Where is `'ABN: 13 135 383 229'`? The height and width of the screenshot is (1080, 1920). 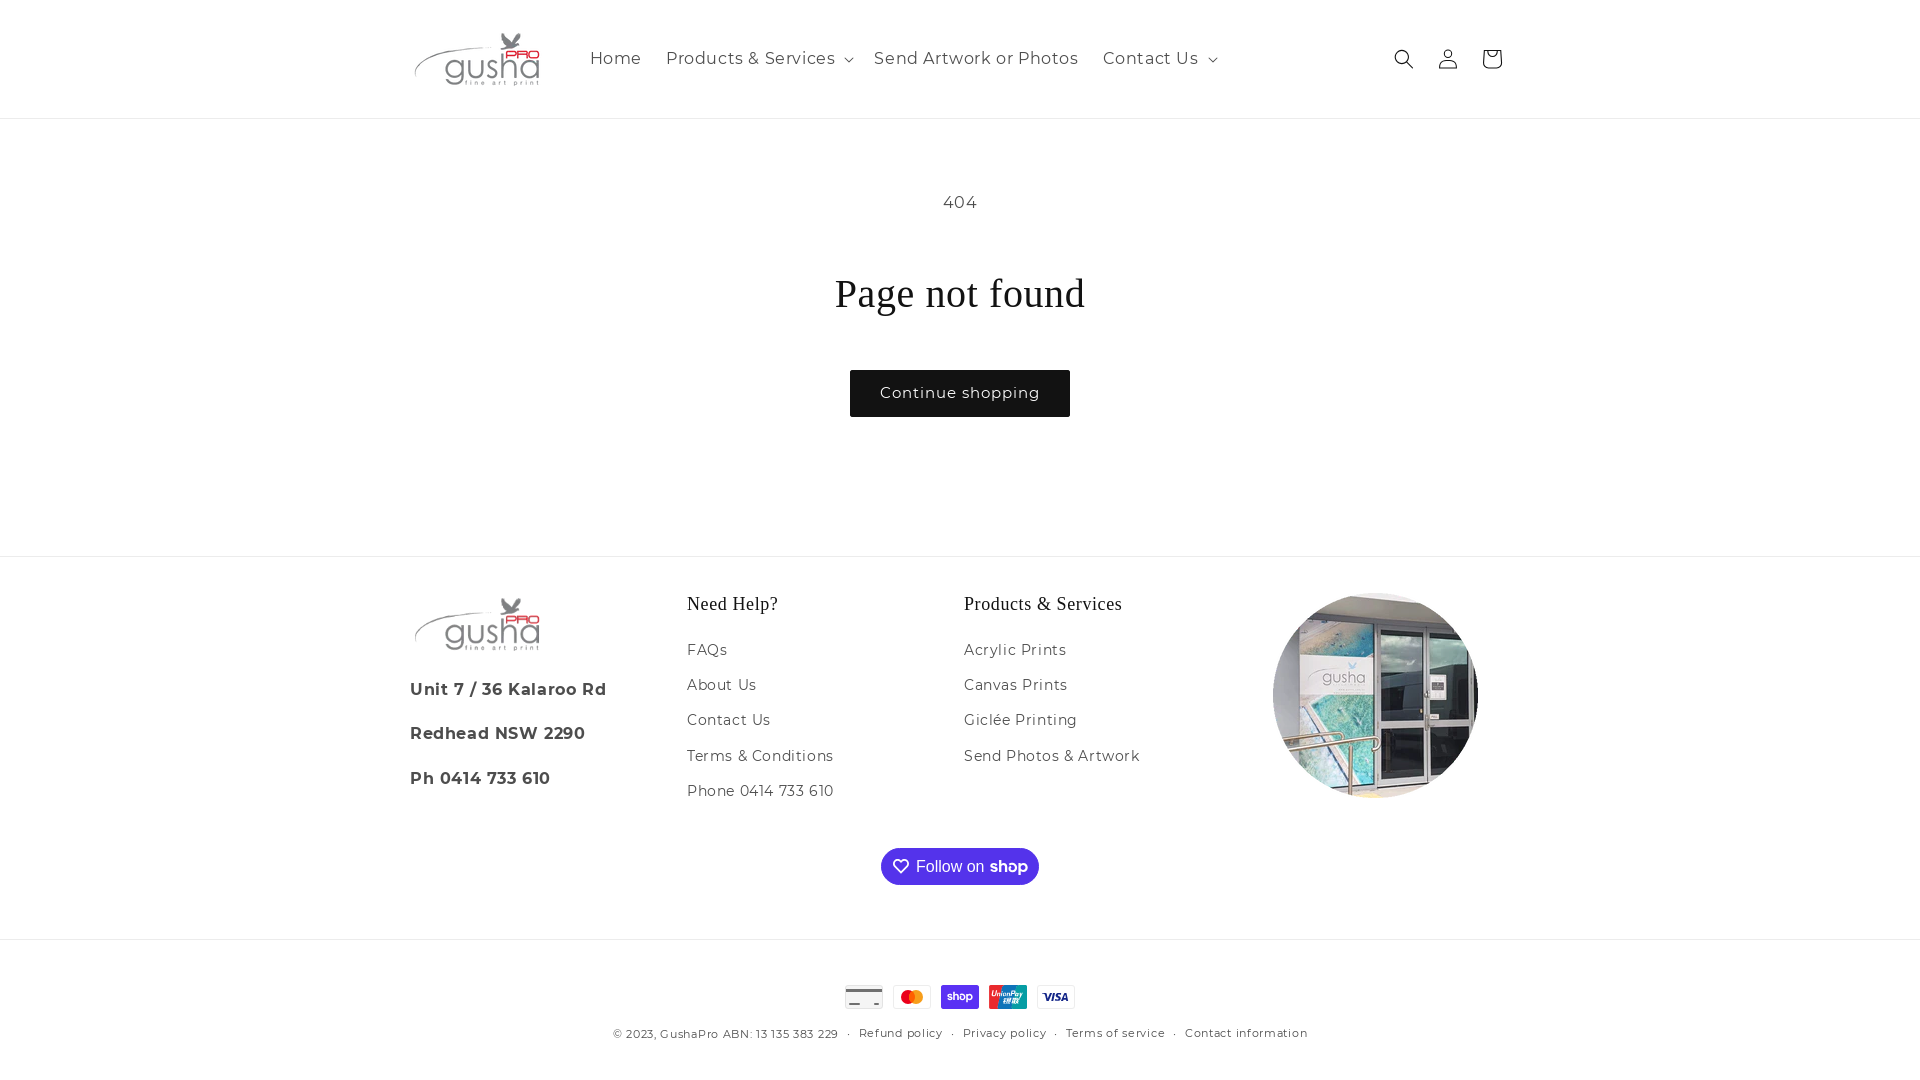
'ABN: 13 135 383 229' is located at coordinates (780, 1033).